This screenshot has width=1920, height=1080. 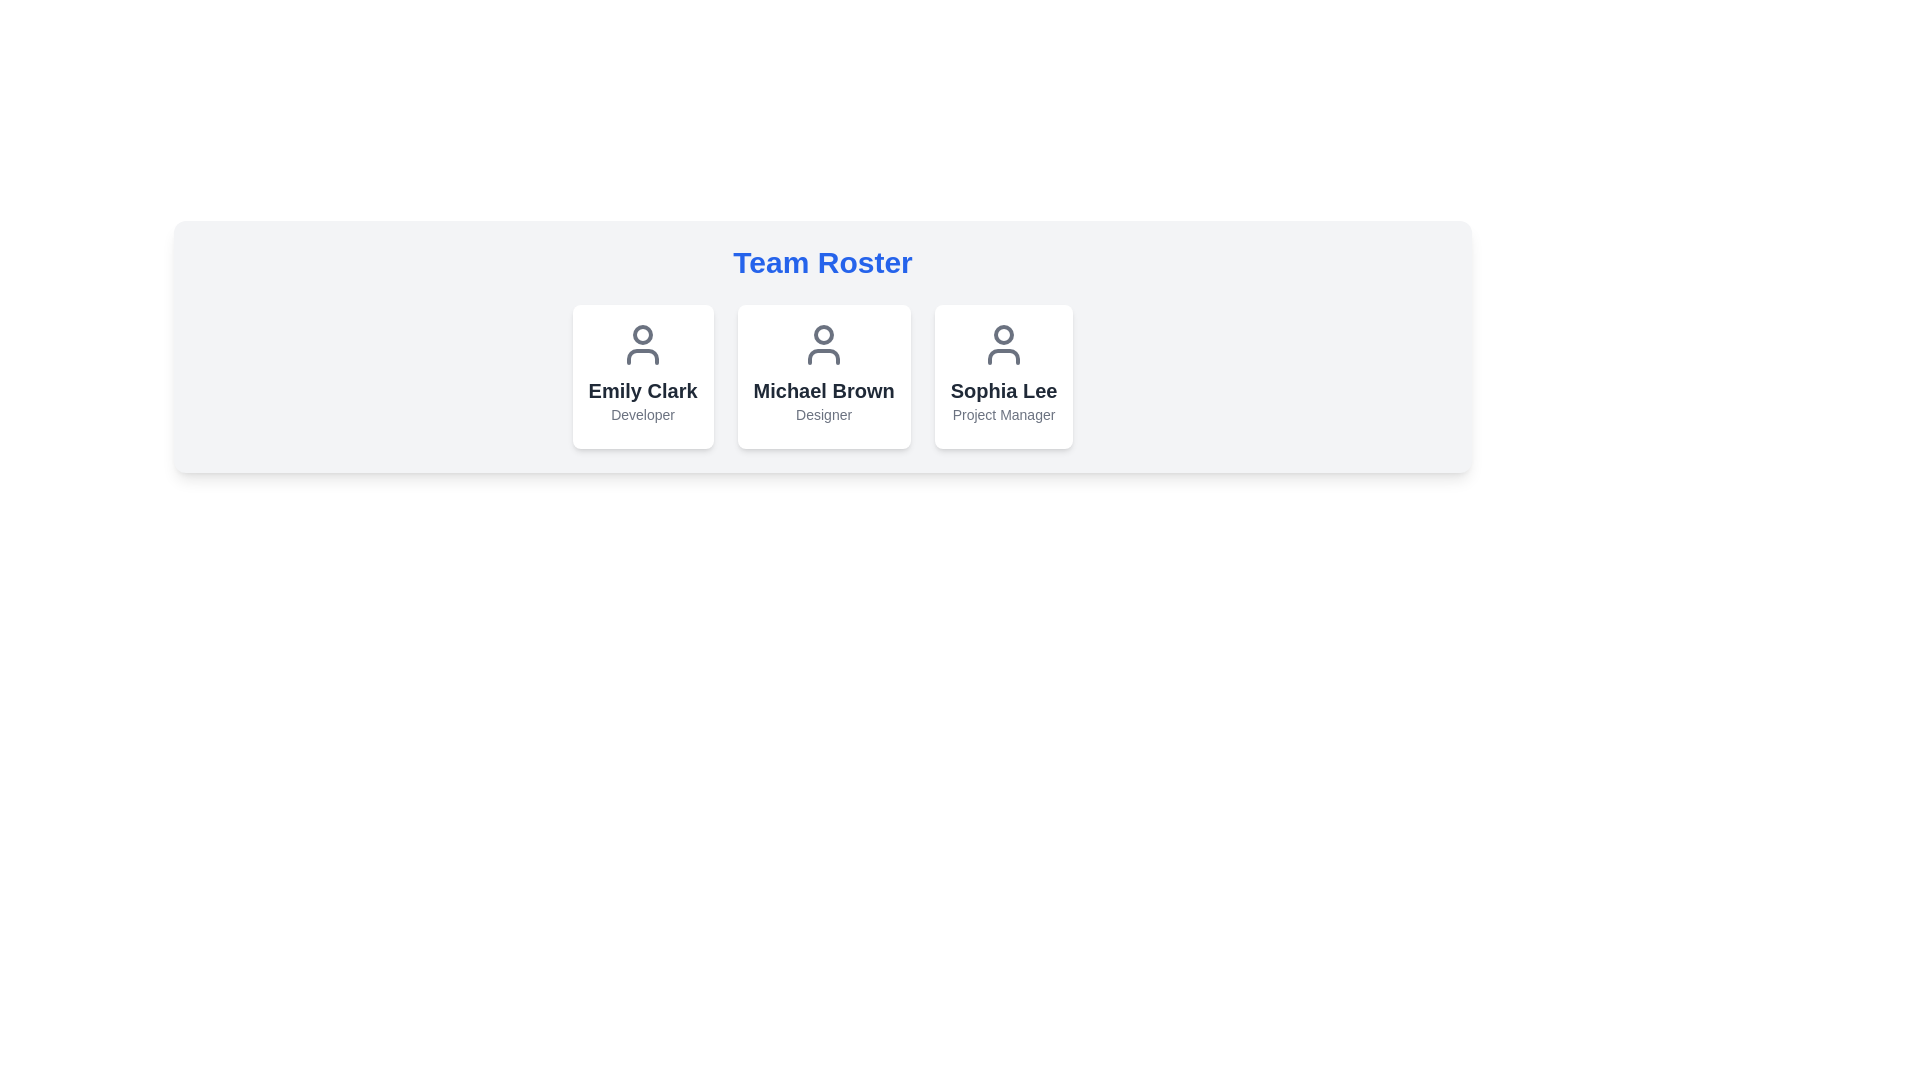 I want to click on the circular shape representing the head of the avatar for 'Sophia Lee, Project Manager' in the third card from the left within the 'Team Roster' section, so click(x=1003, y=334).